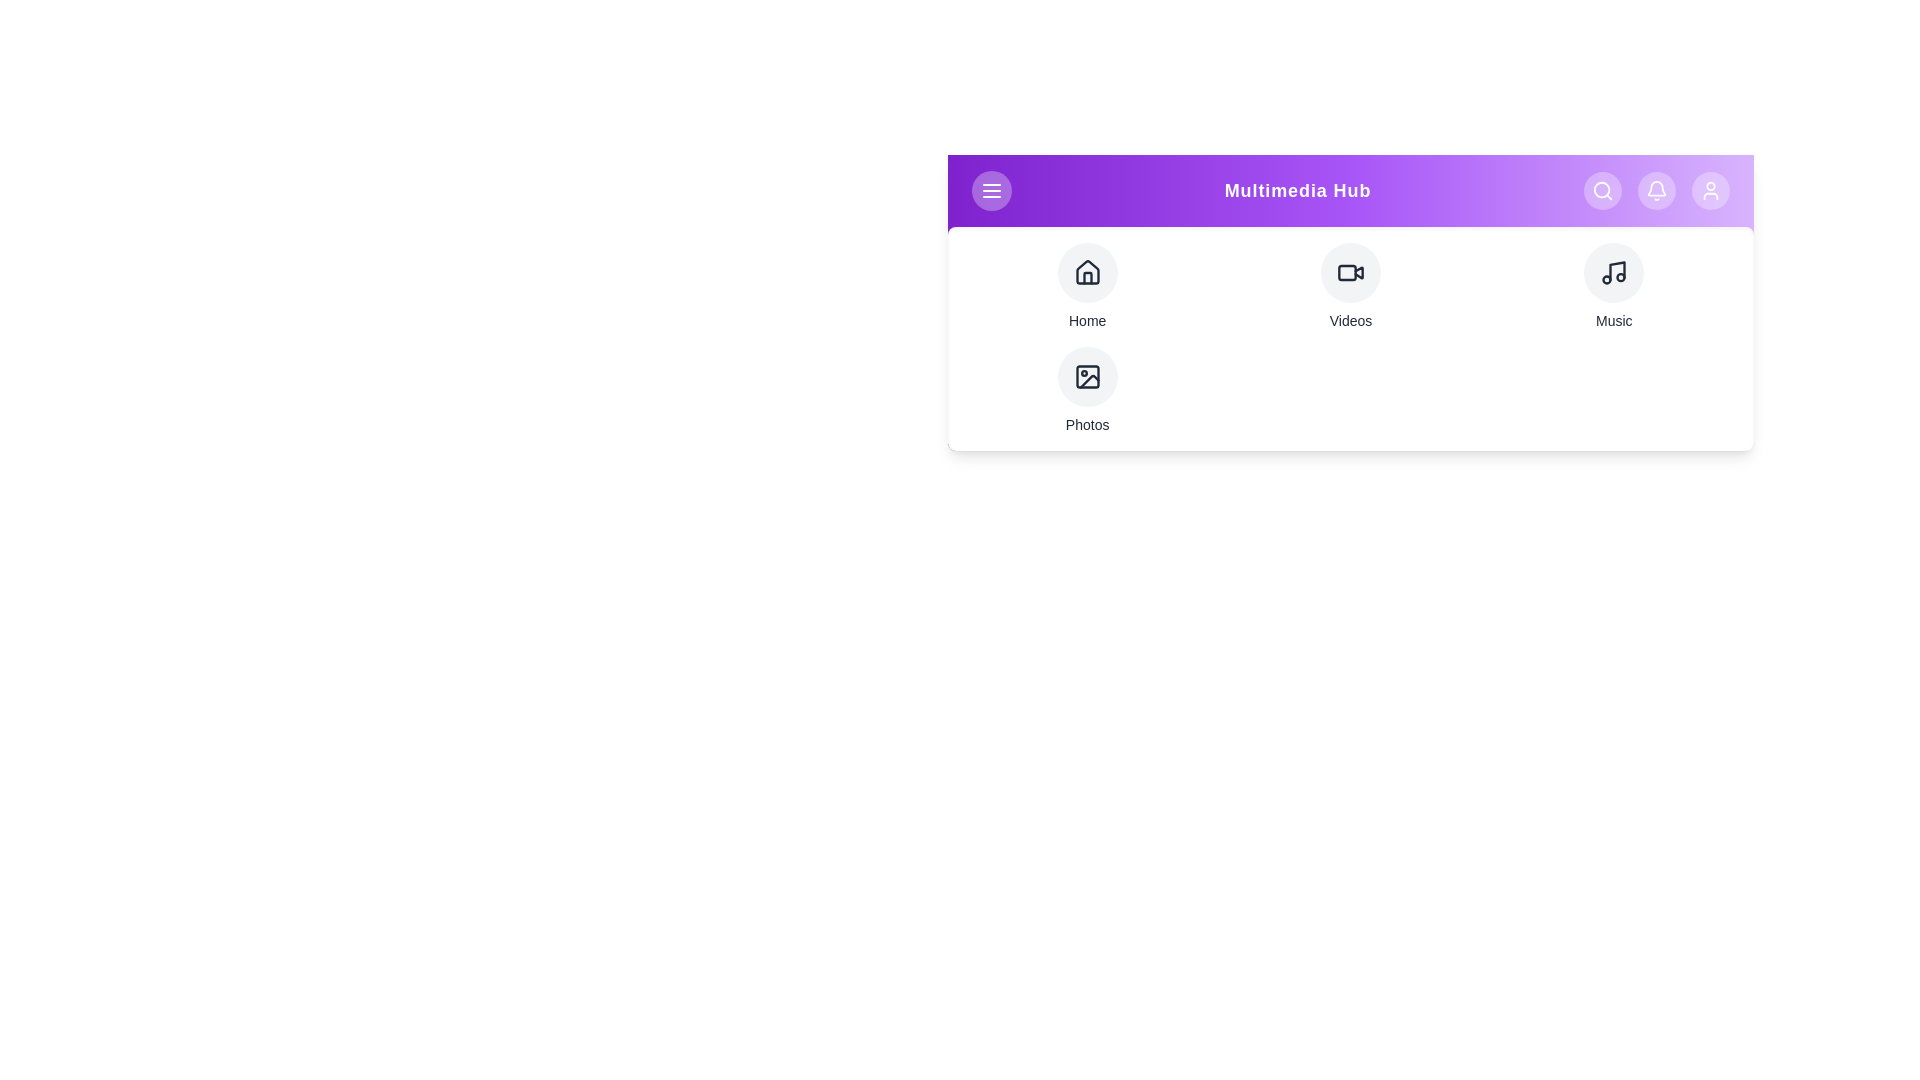  Describe the element at coordinates (1709, 191) in the screenshot. I see `the User Profile button` at that location.